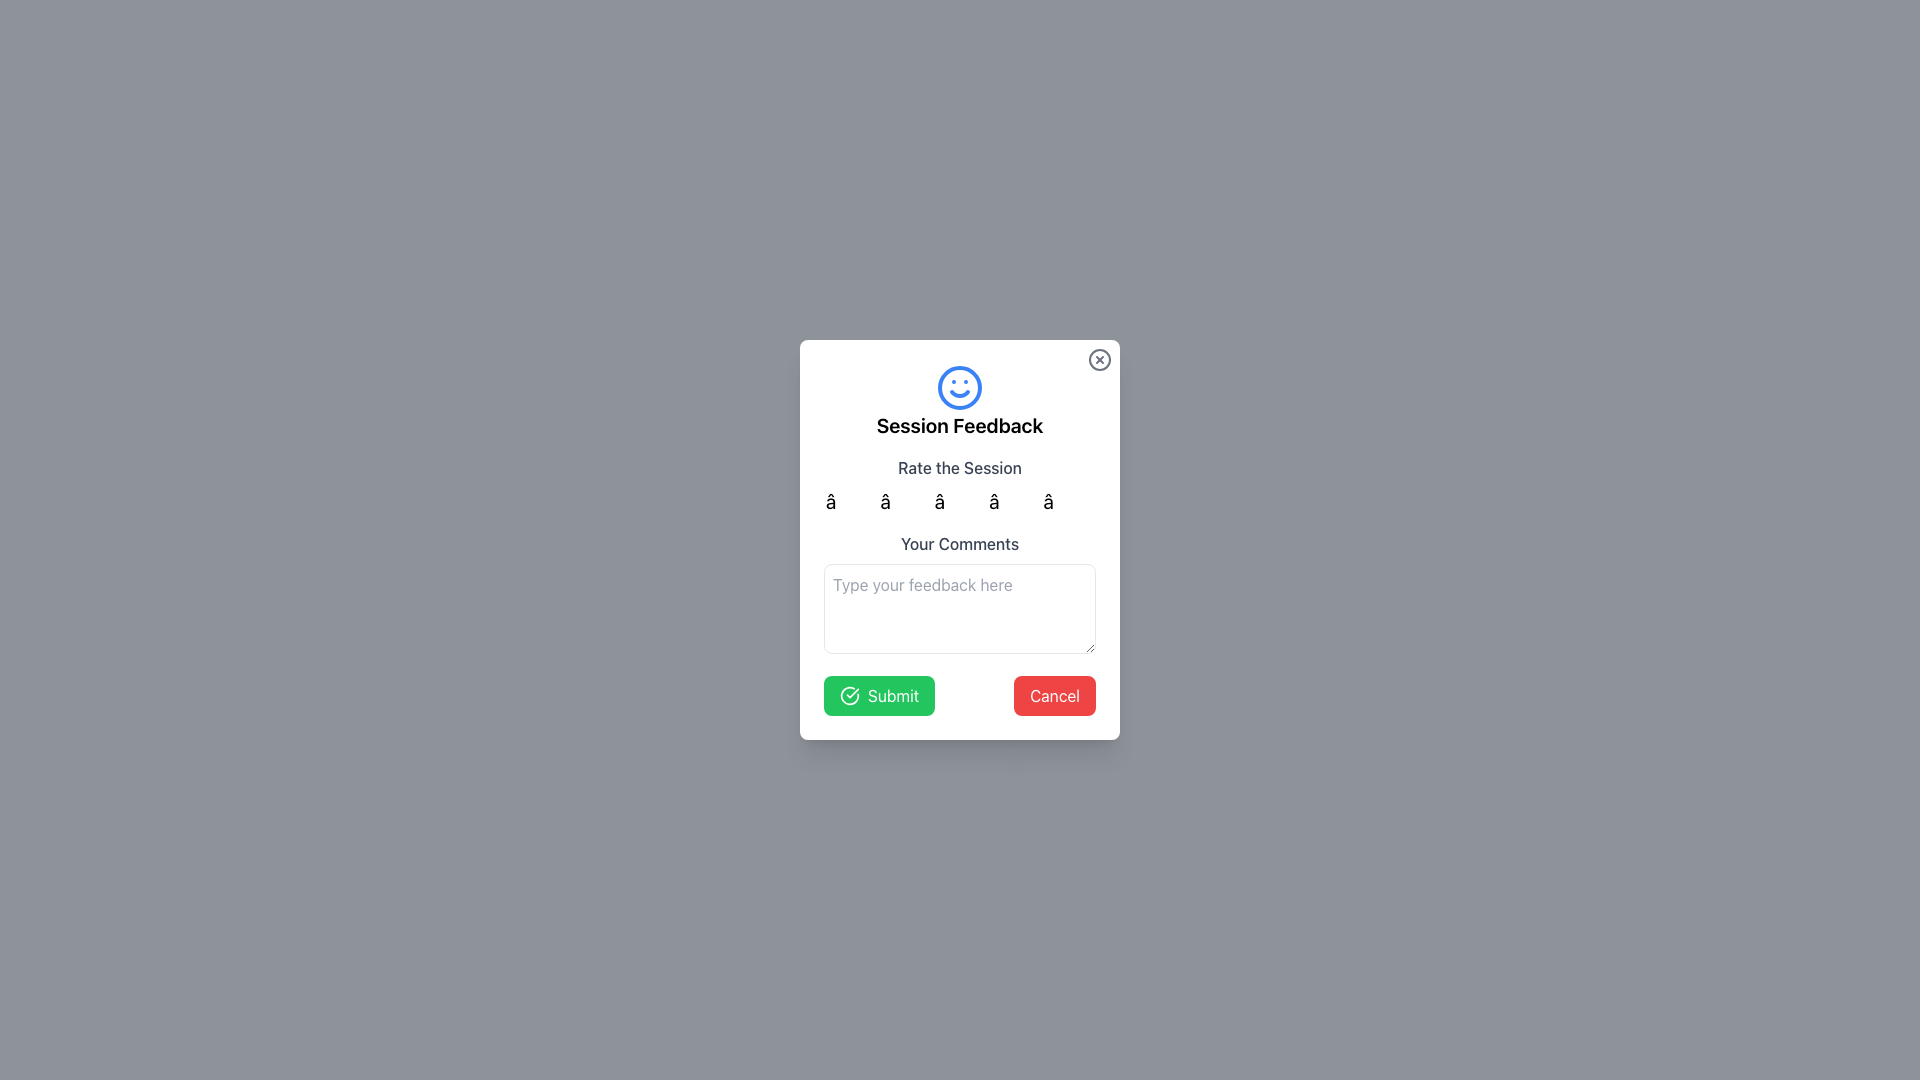 The height and width of the screenshot is (1080, 1920). What do you see at coordinates (849, 694) in the screenshot?
I see `the success icon located to the left of the 'Submit' button at the bottom center of the card` at bounding box center [849, 694].